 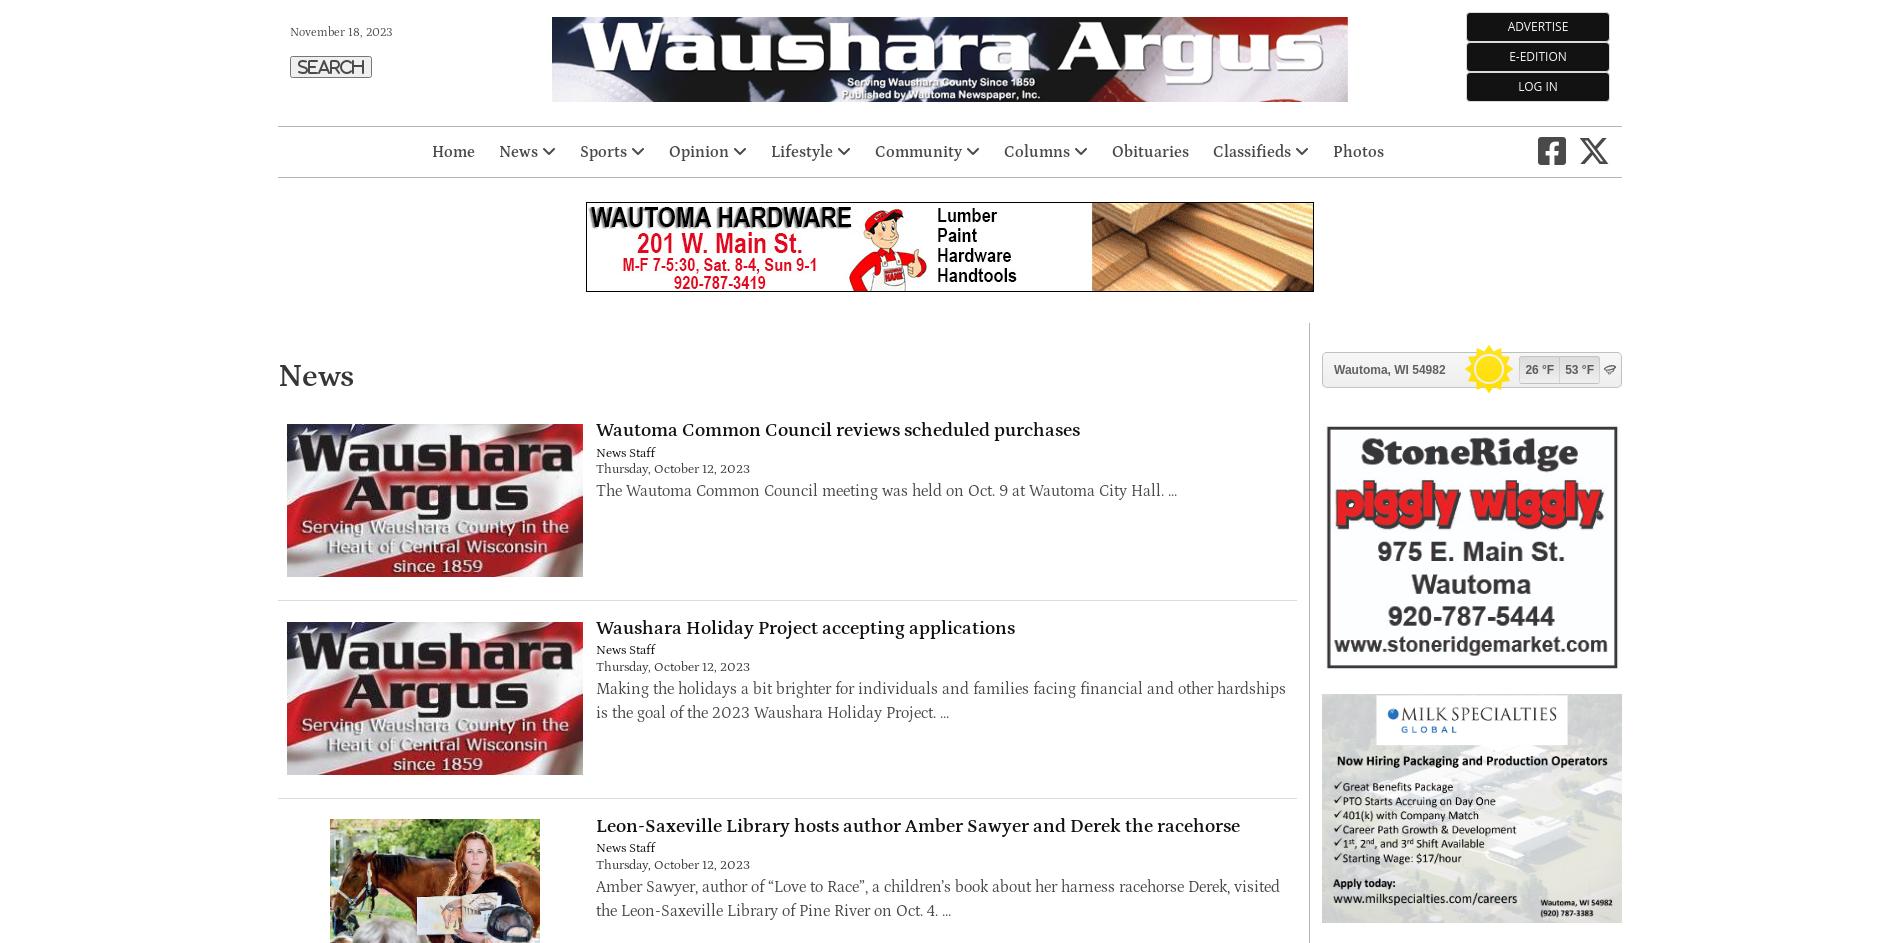 I want to click on 'Advertise', so click(x=1537, y=26).